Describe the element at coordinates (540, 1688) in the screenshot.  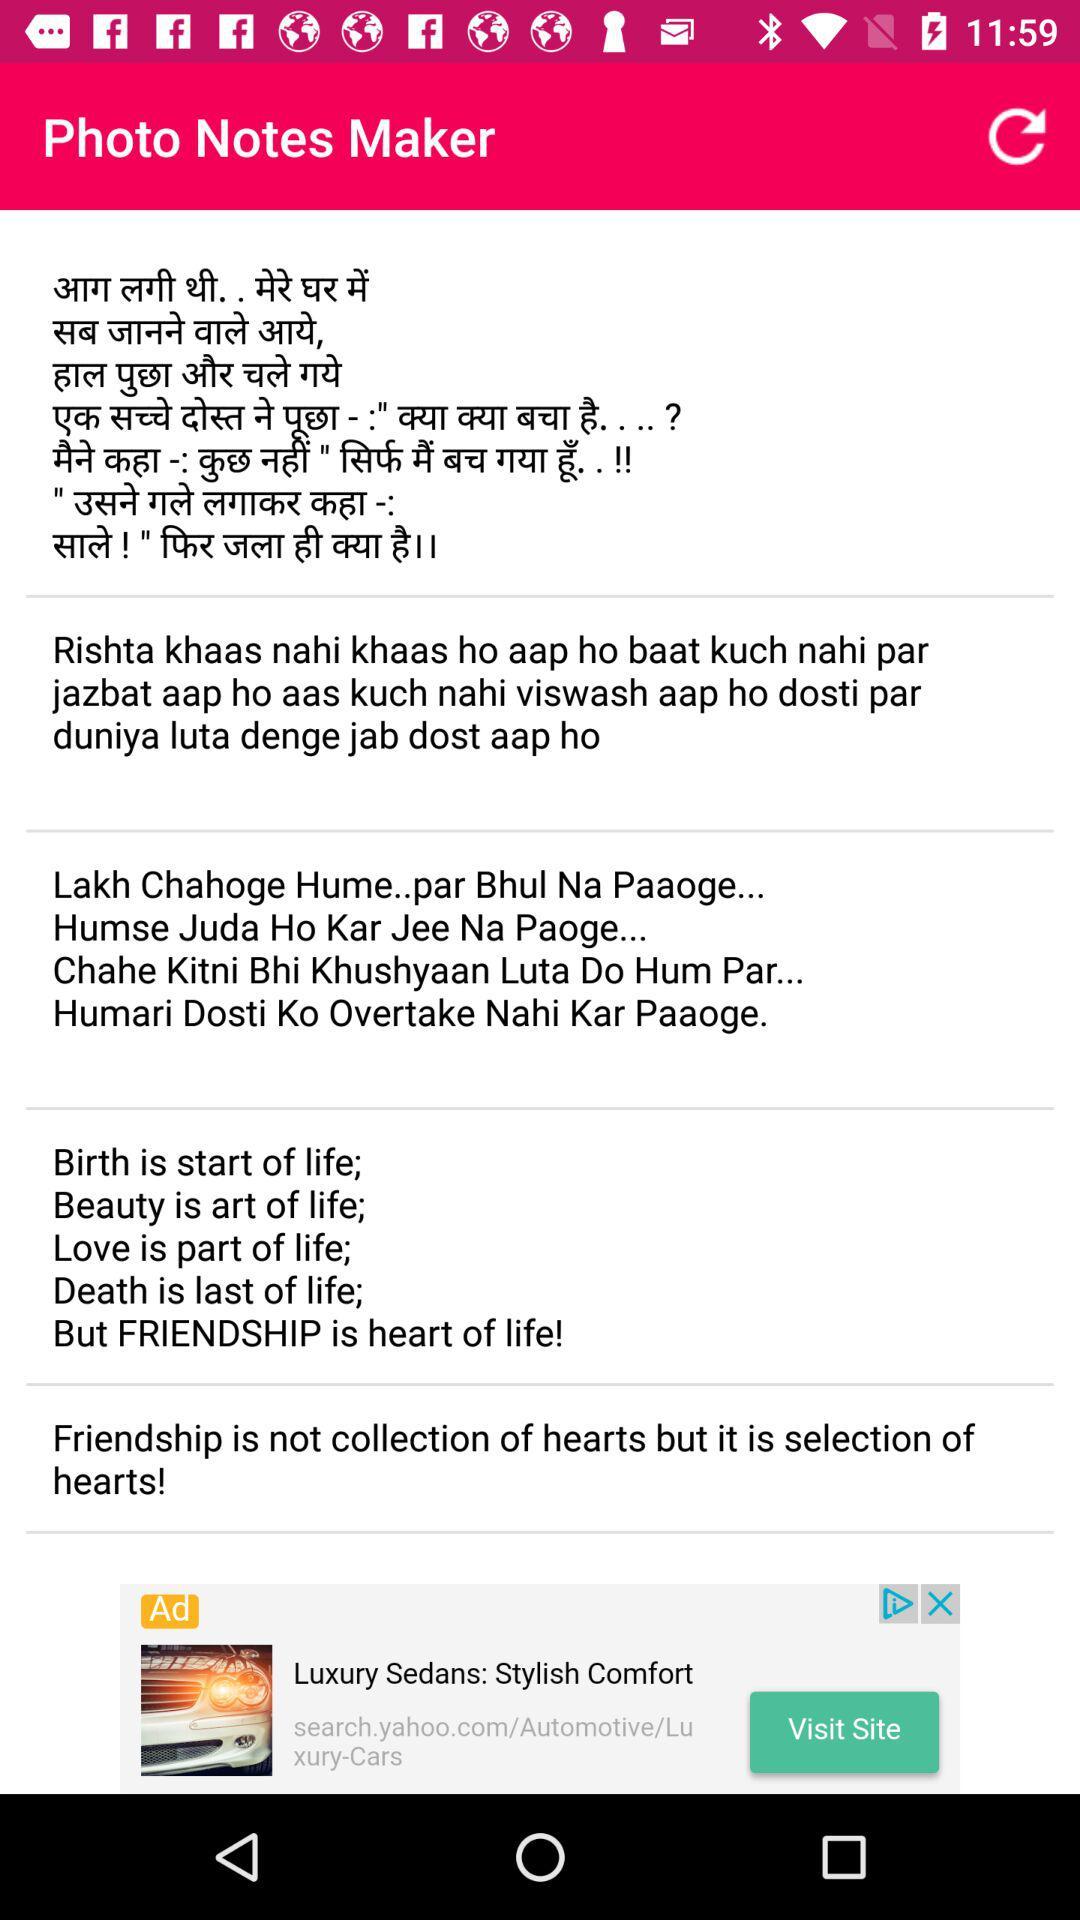
I see `advertisement` at that location.